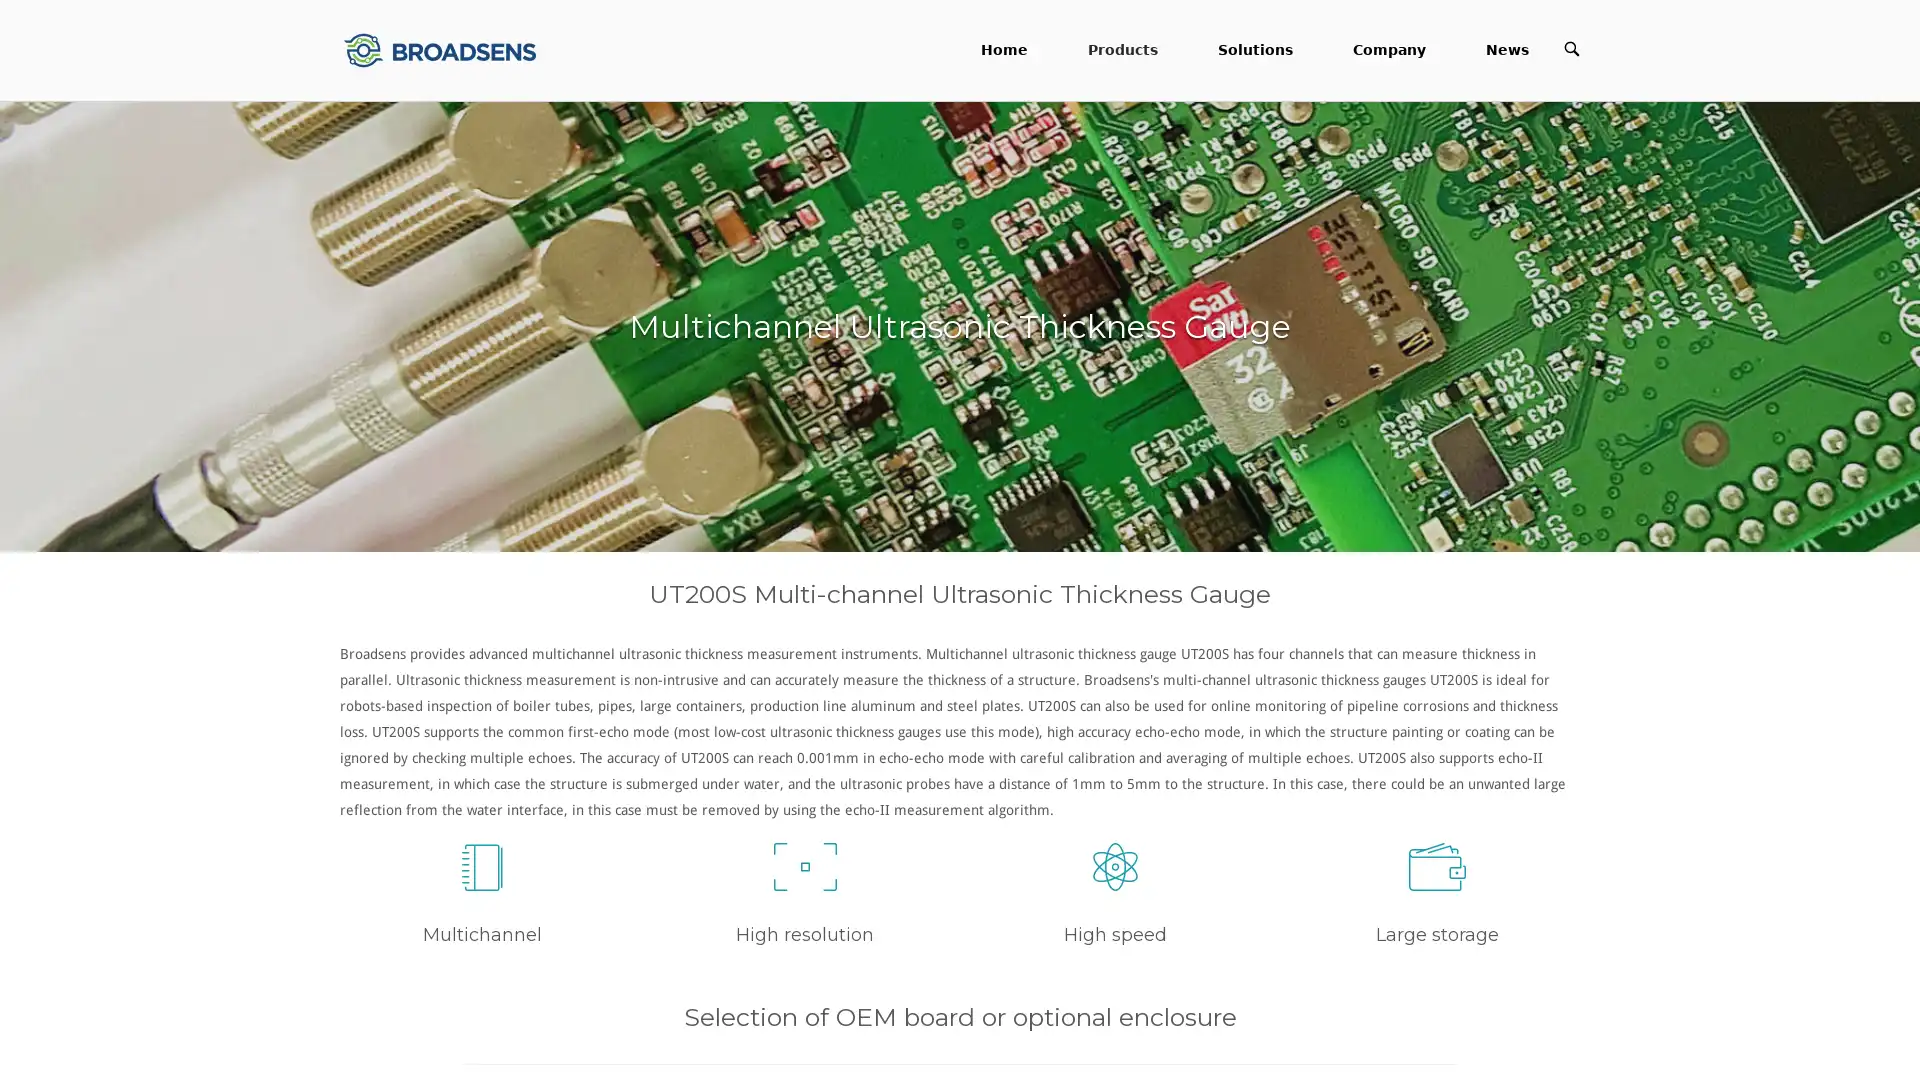  I want to click on OPEN SEARCH BAR, so click(1570, 48).